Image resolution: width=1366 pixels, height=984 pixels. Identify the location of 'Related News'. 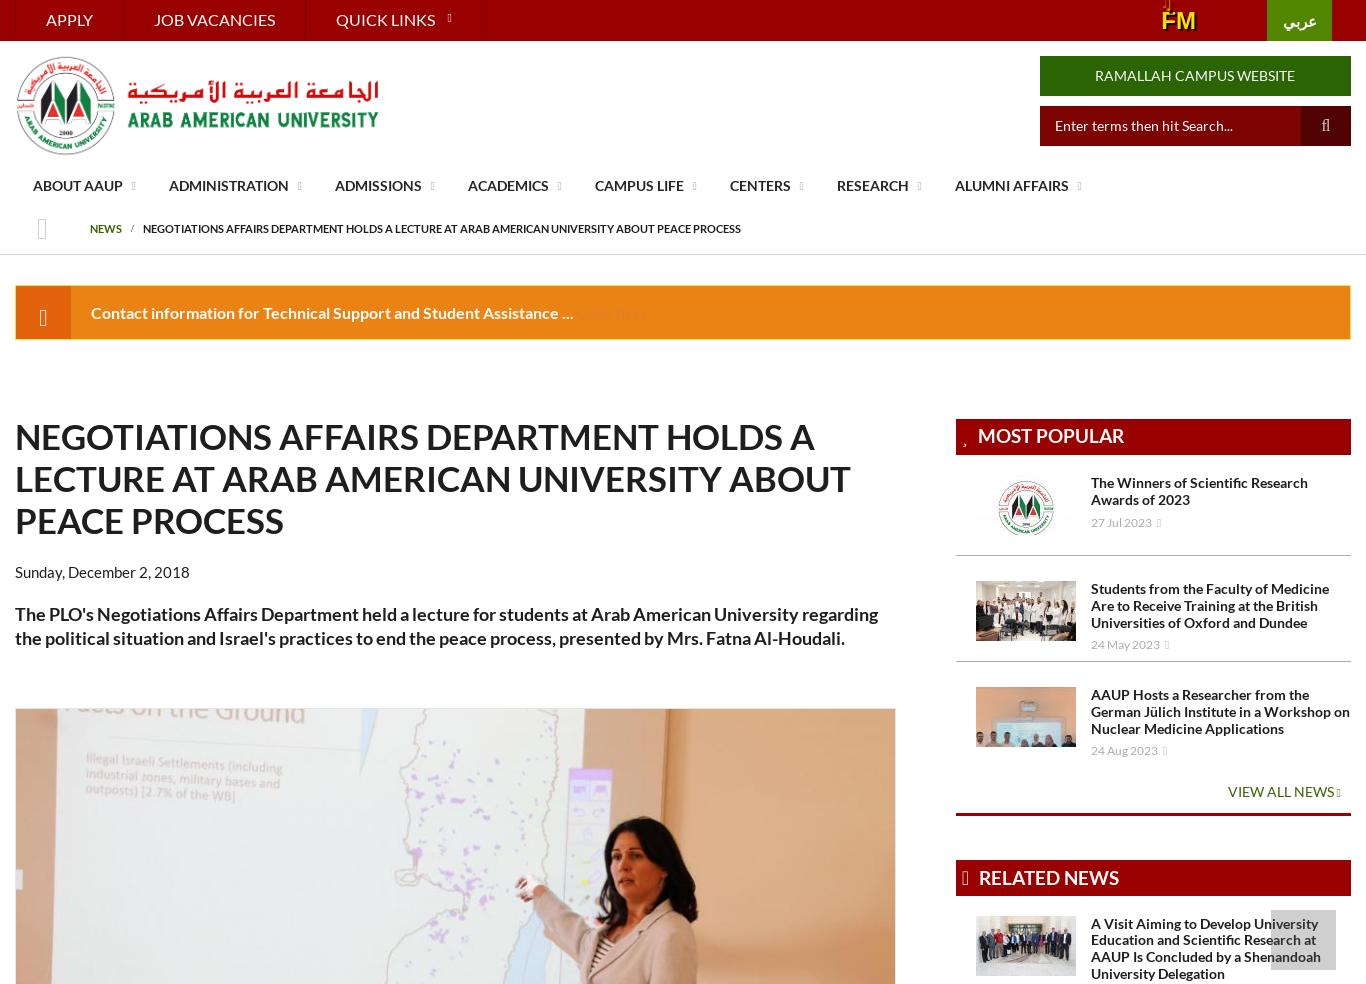
(978, 876).